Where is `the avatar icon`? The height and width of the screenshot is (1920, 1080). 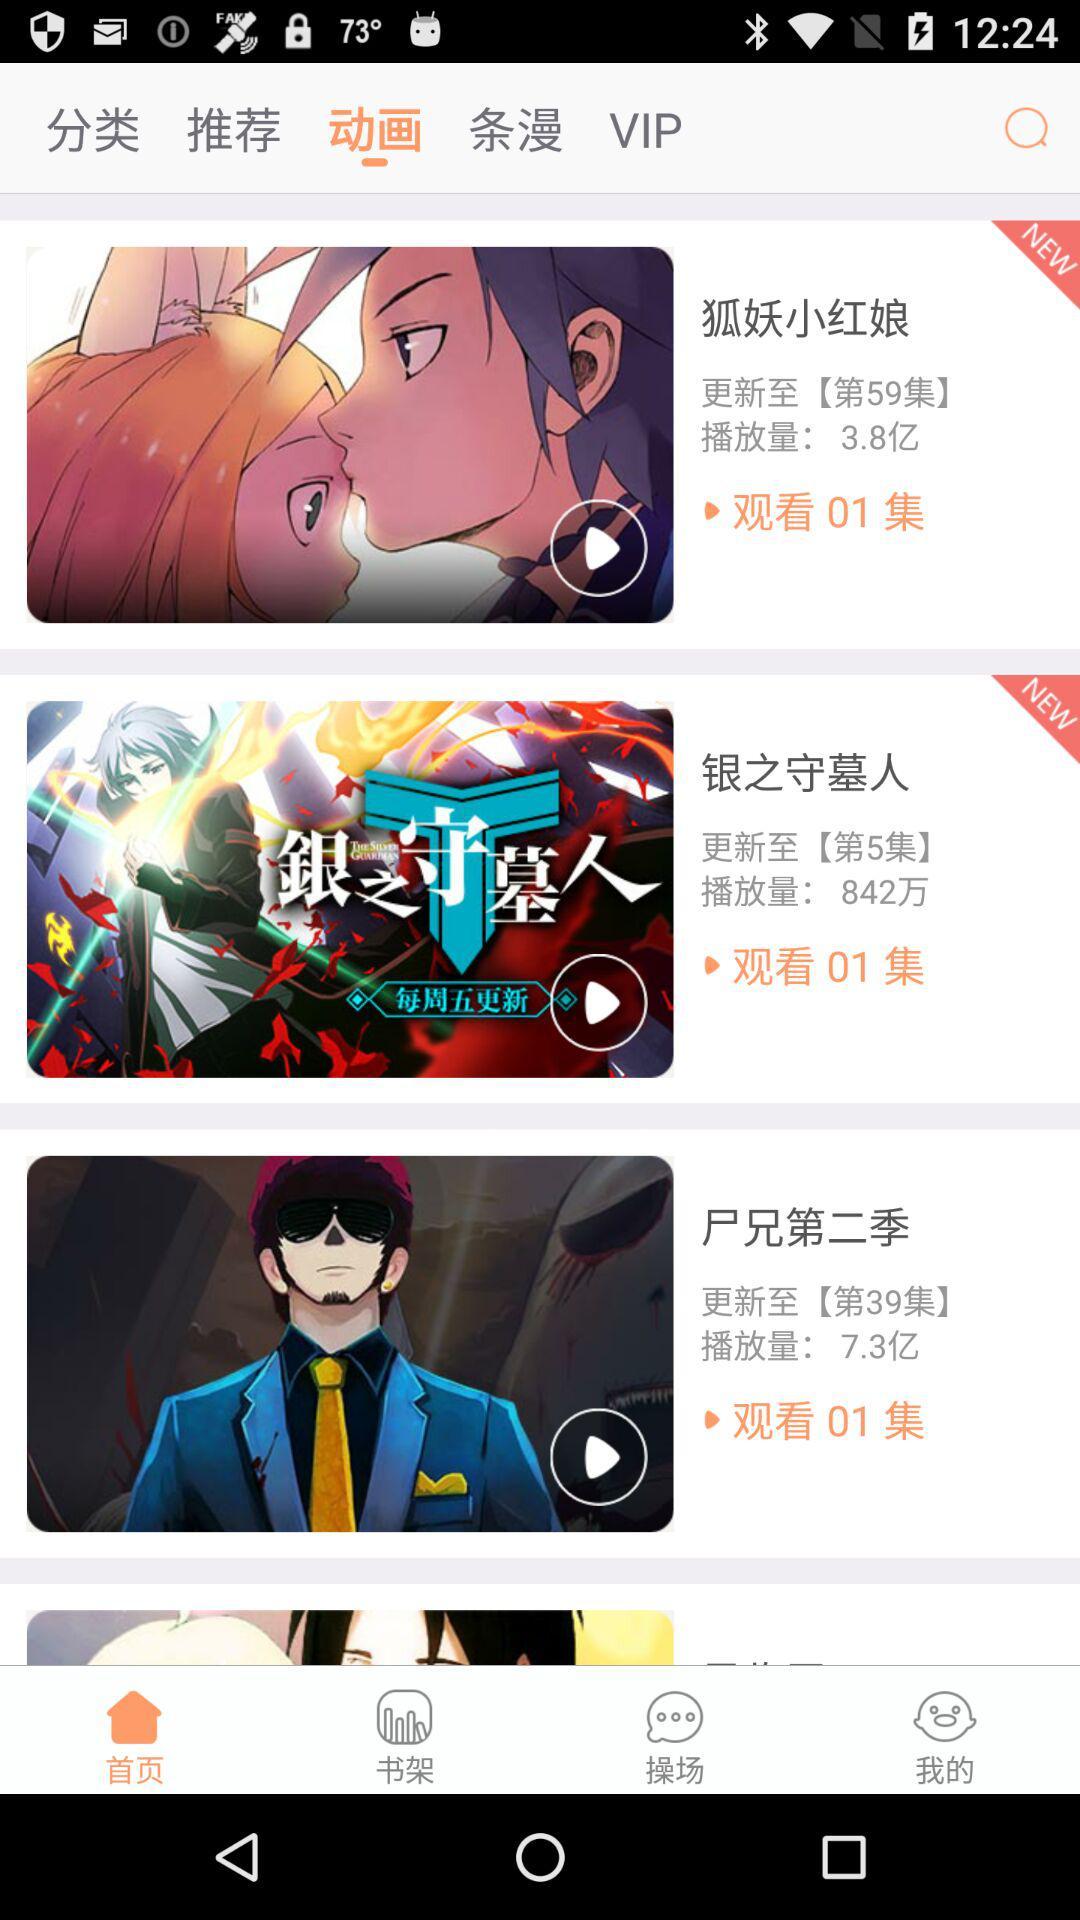 the avatar icon is located at coordinates (1027, 136).